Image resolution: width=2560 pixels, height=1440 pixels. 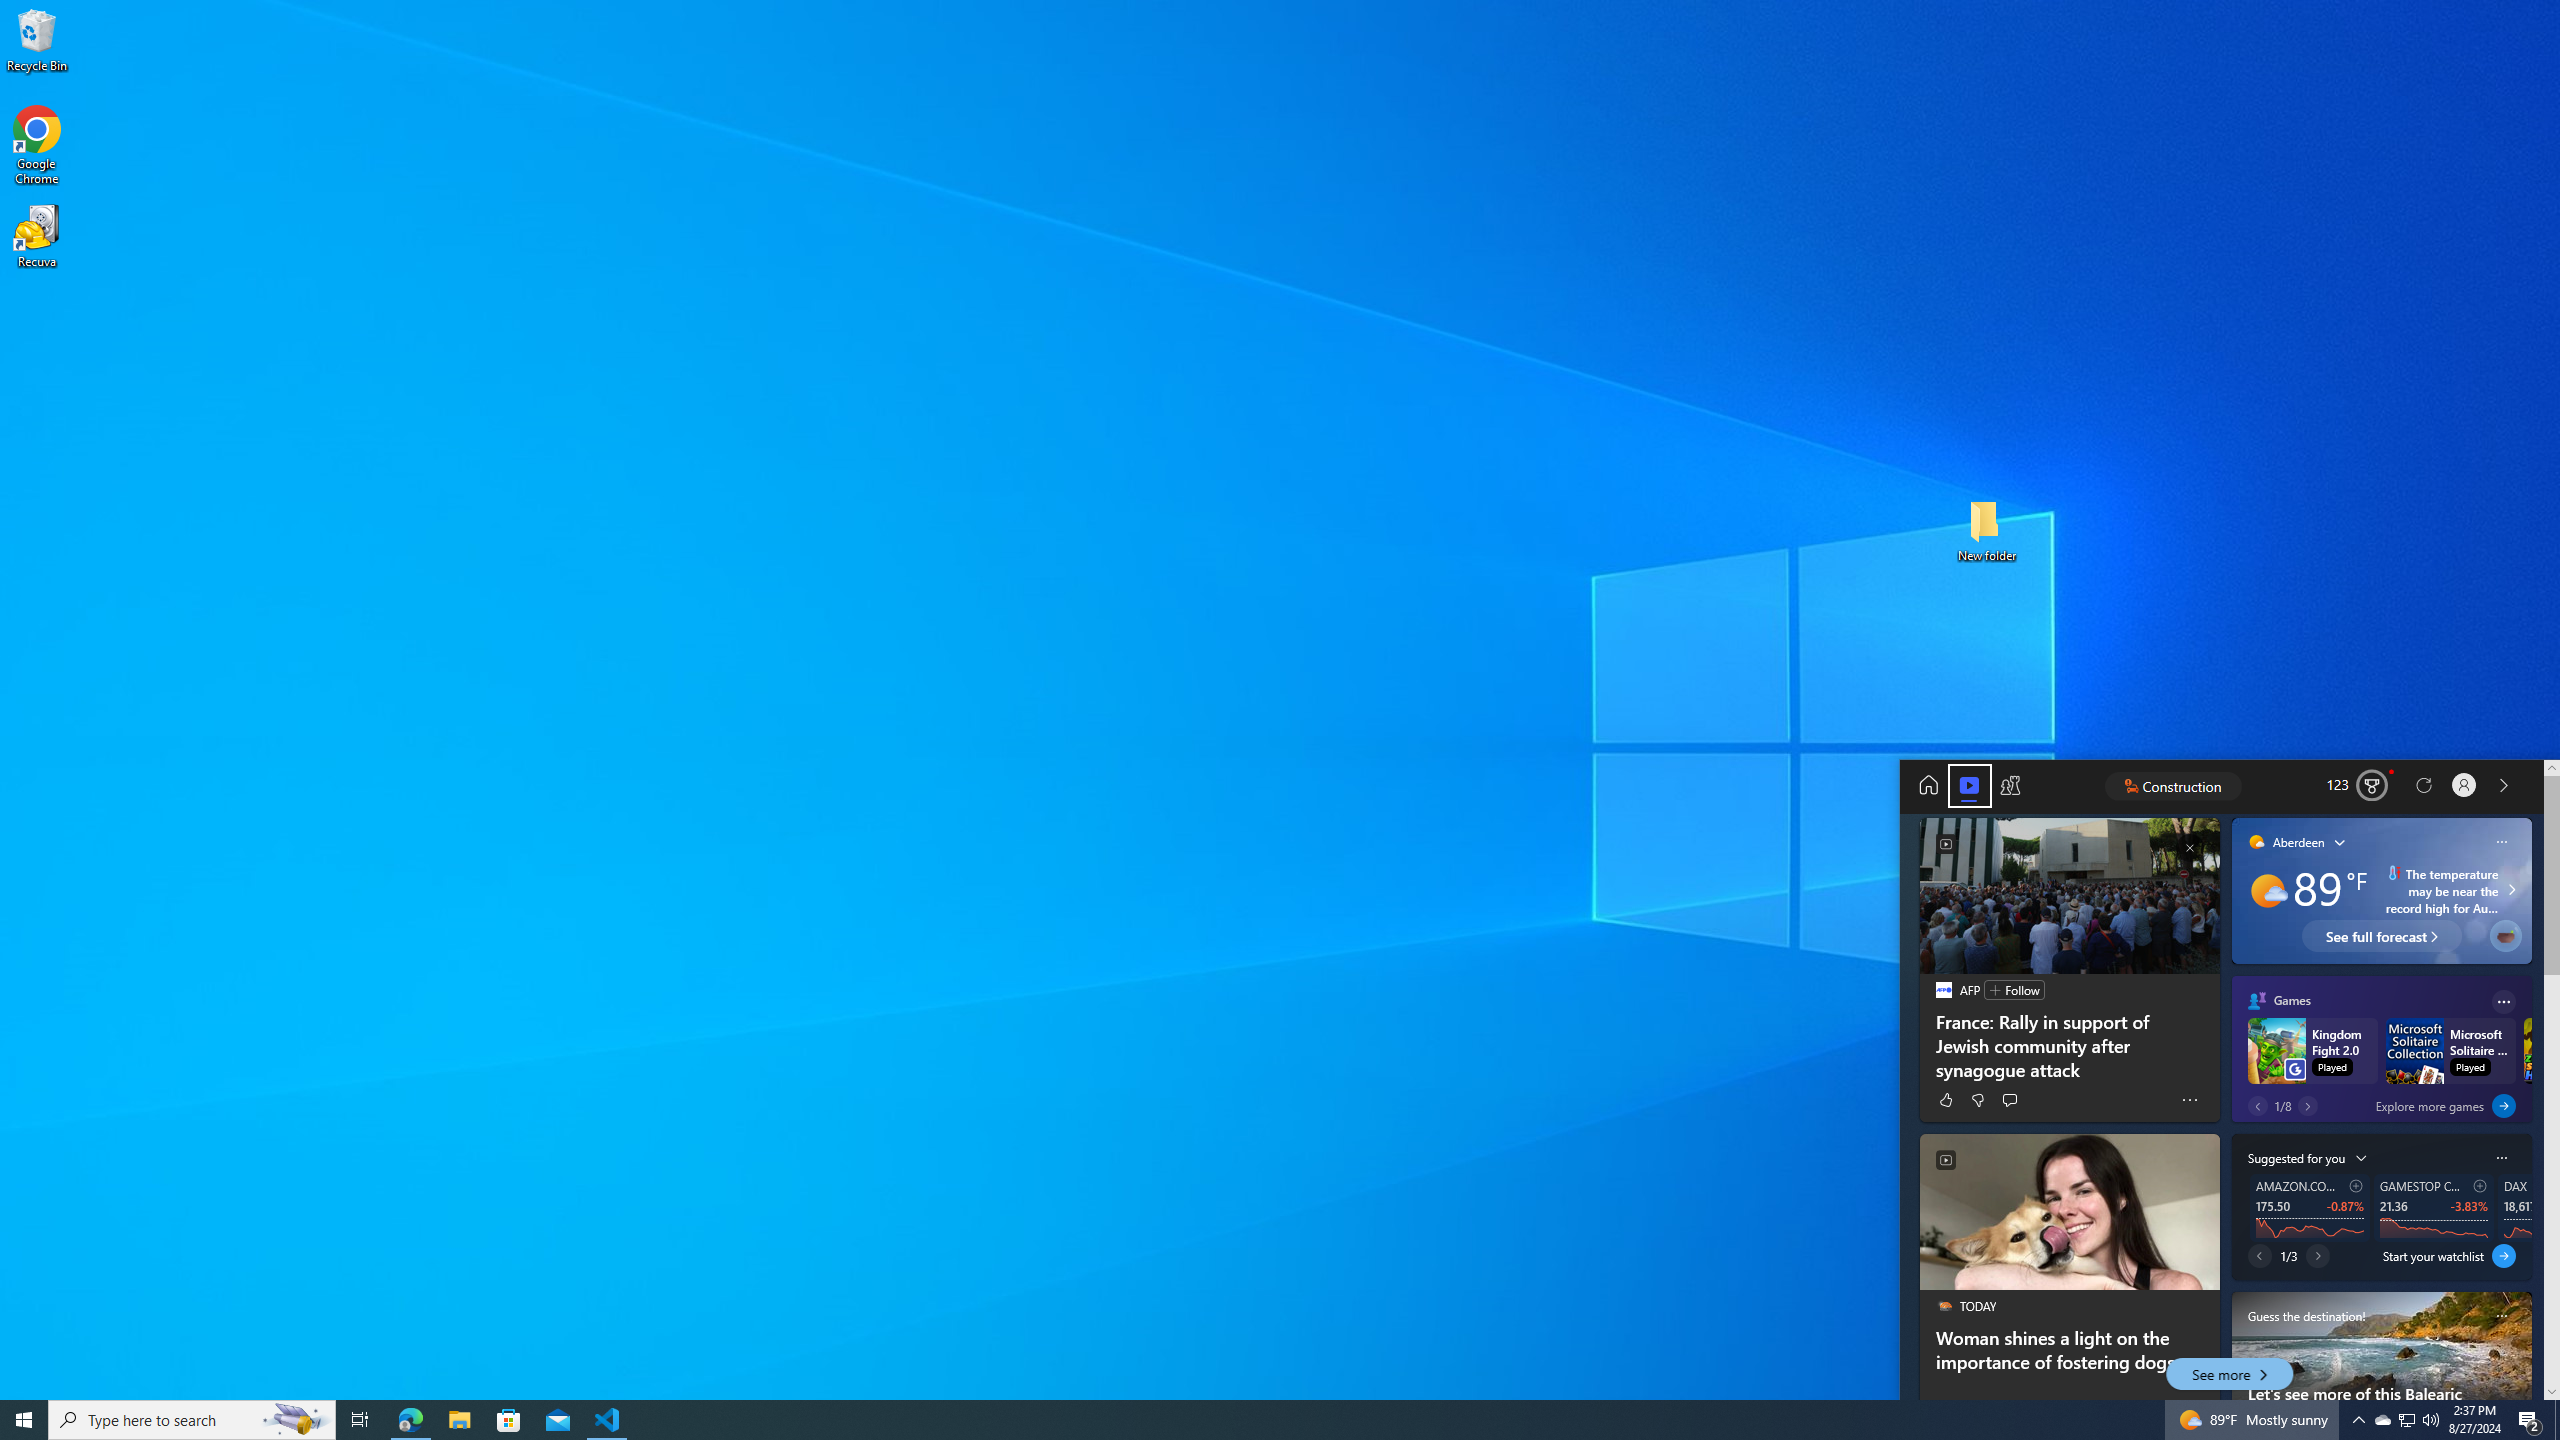 I want to click on 'Search highlights icon opens search home window', so click(x=294, y=1418).